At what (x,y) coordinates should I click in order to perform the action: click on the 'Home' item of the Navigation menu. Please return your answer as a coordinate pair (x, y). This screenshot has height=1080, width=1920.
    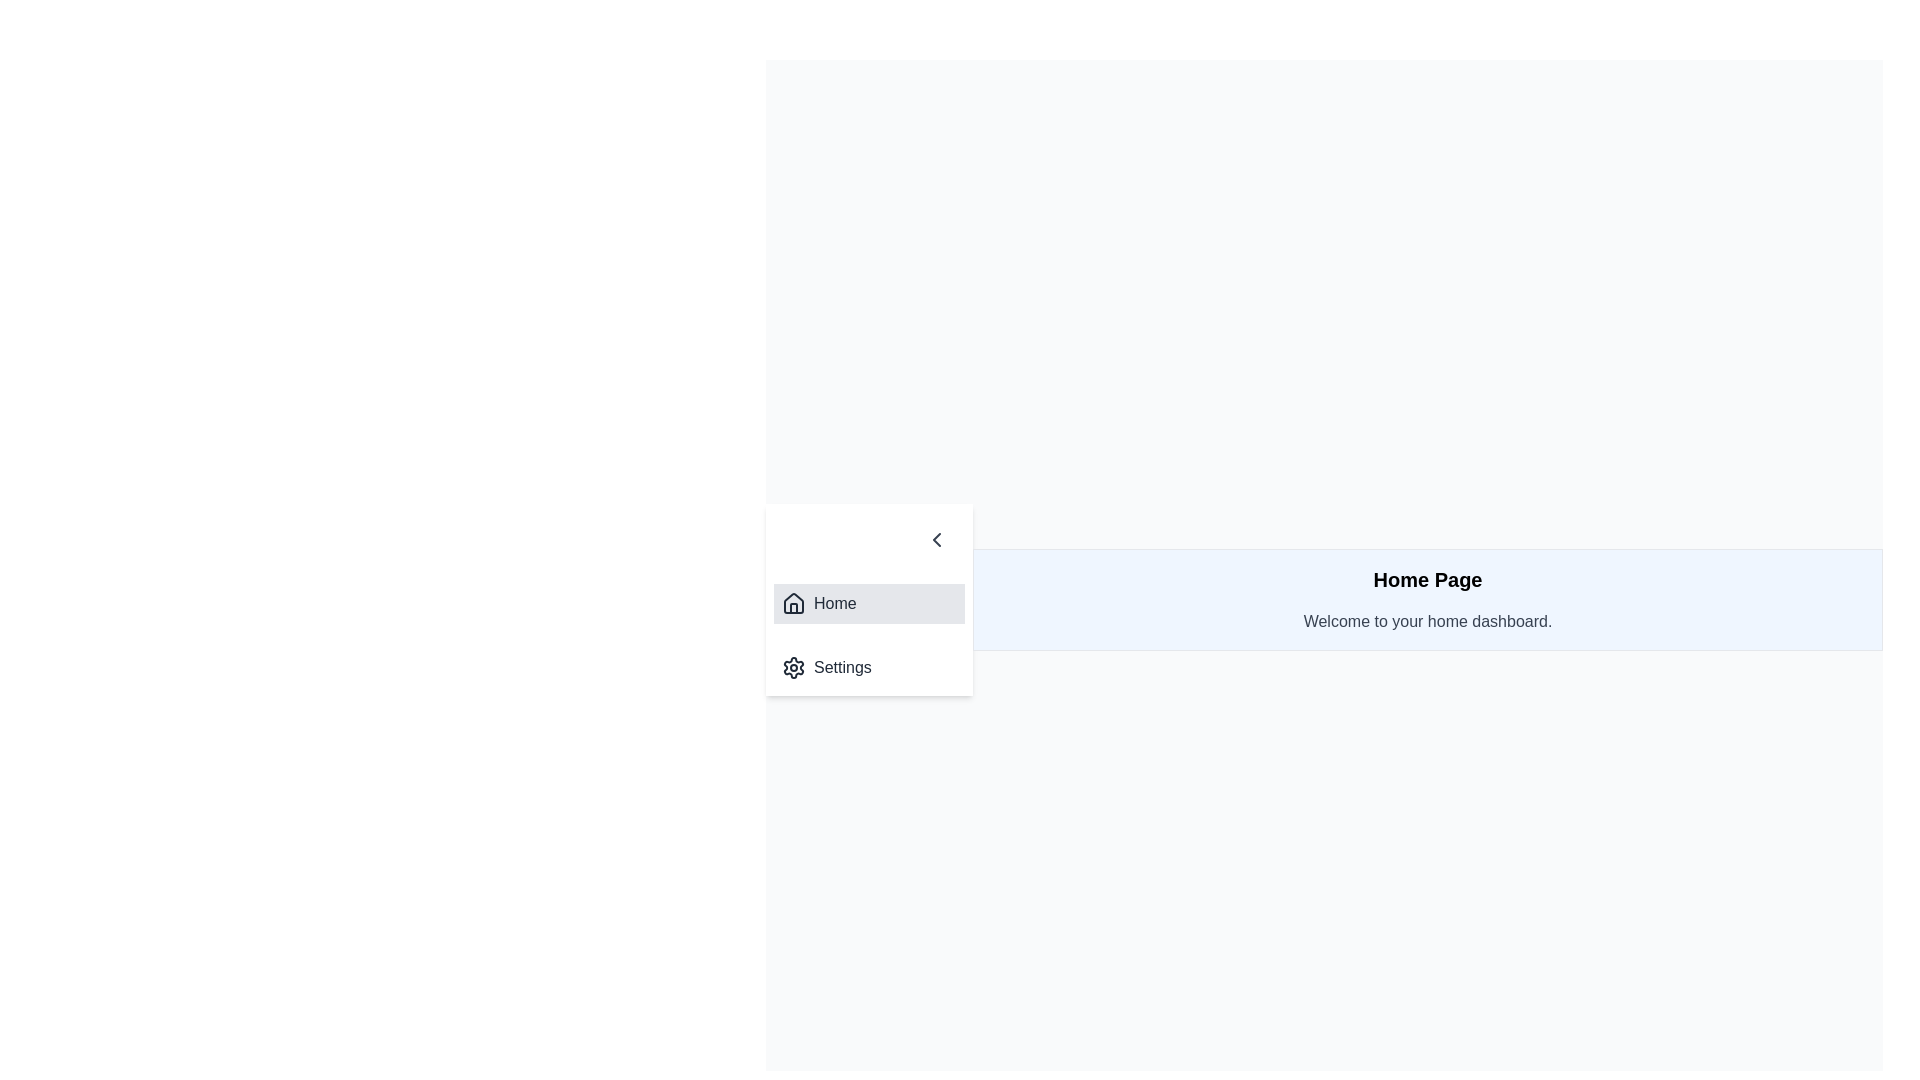
    Looking at the image, I should click on (869, 636).